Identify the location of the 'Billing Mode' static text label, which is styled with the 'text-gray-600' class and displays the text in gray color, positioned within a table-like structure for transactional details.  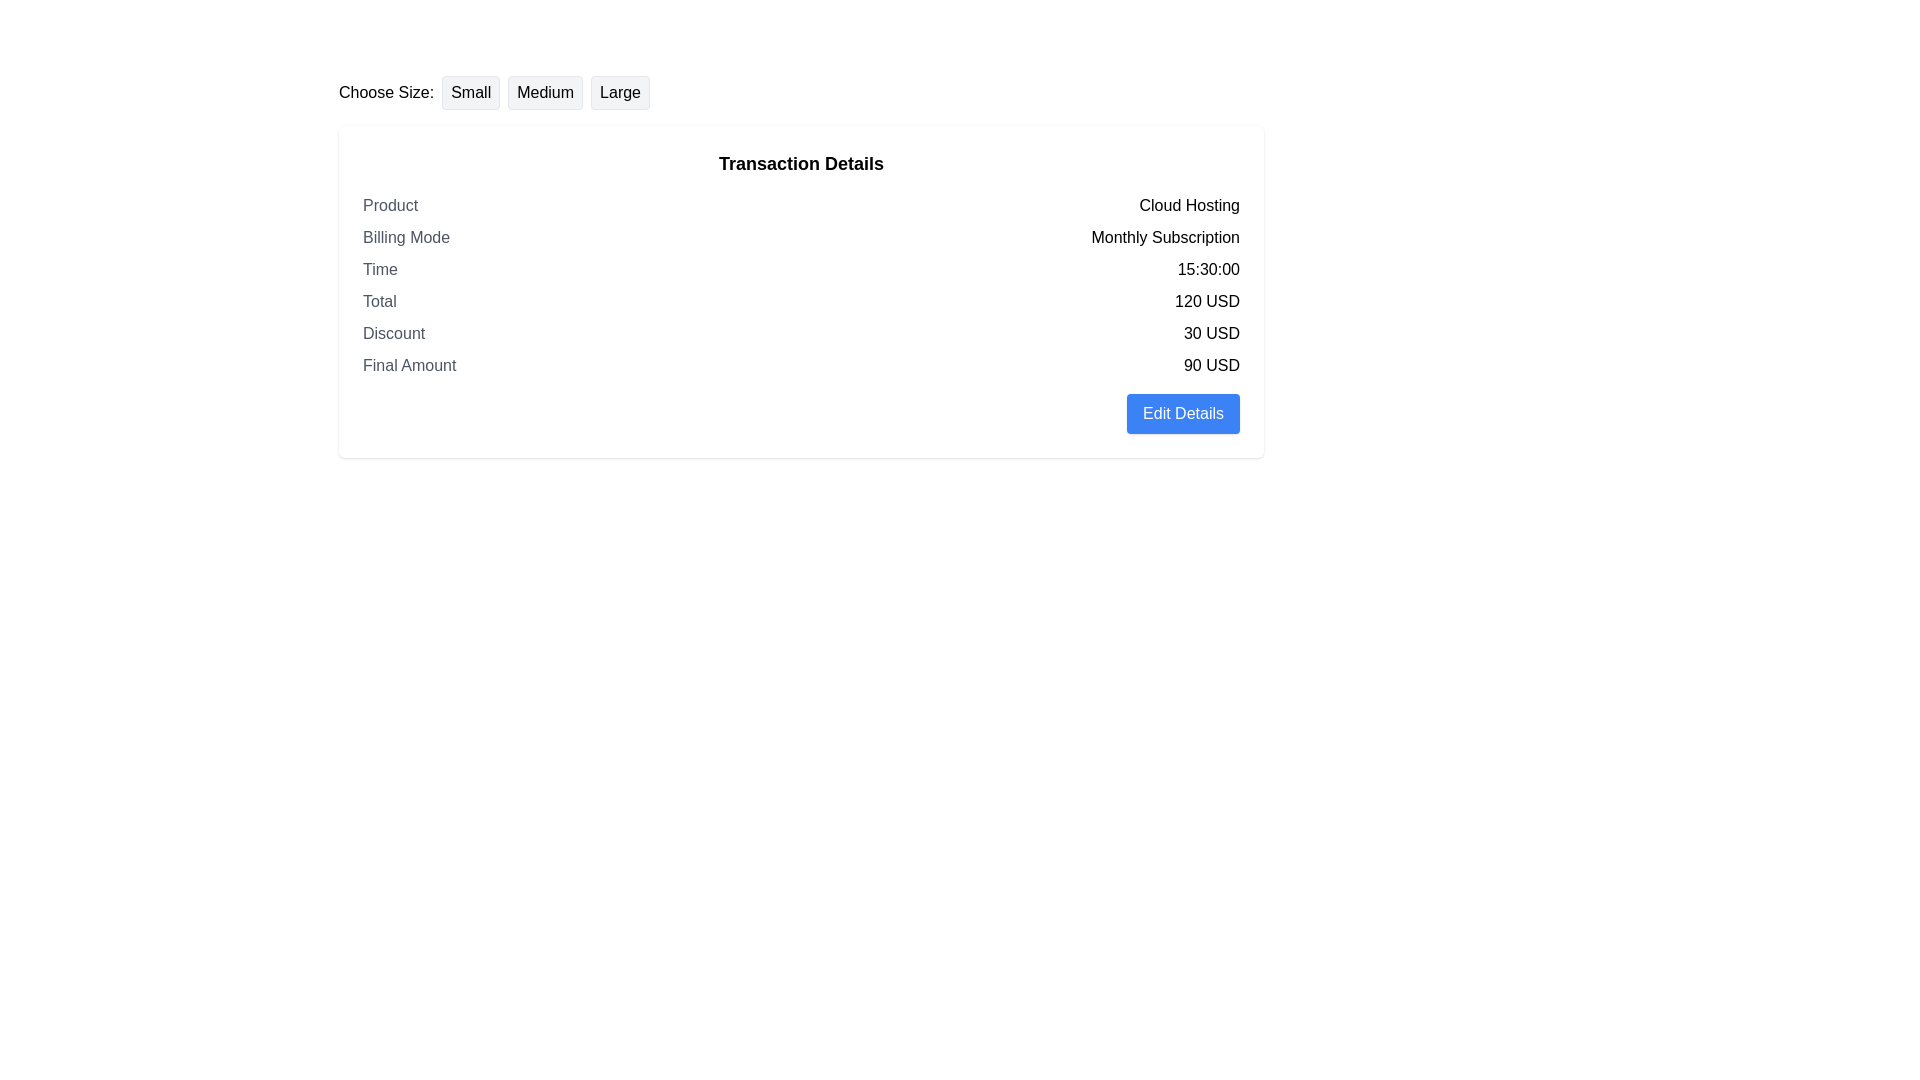
(405, 237).